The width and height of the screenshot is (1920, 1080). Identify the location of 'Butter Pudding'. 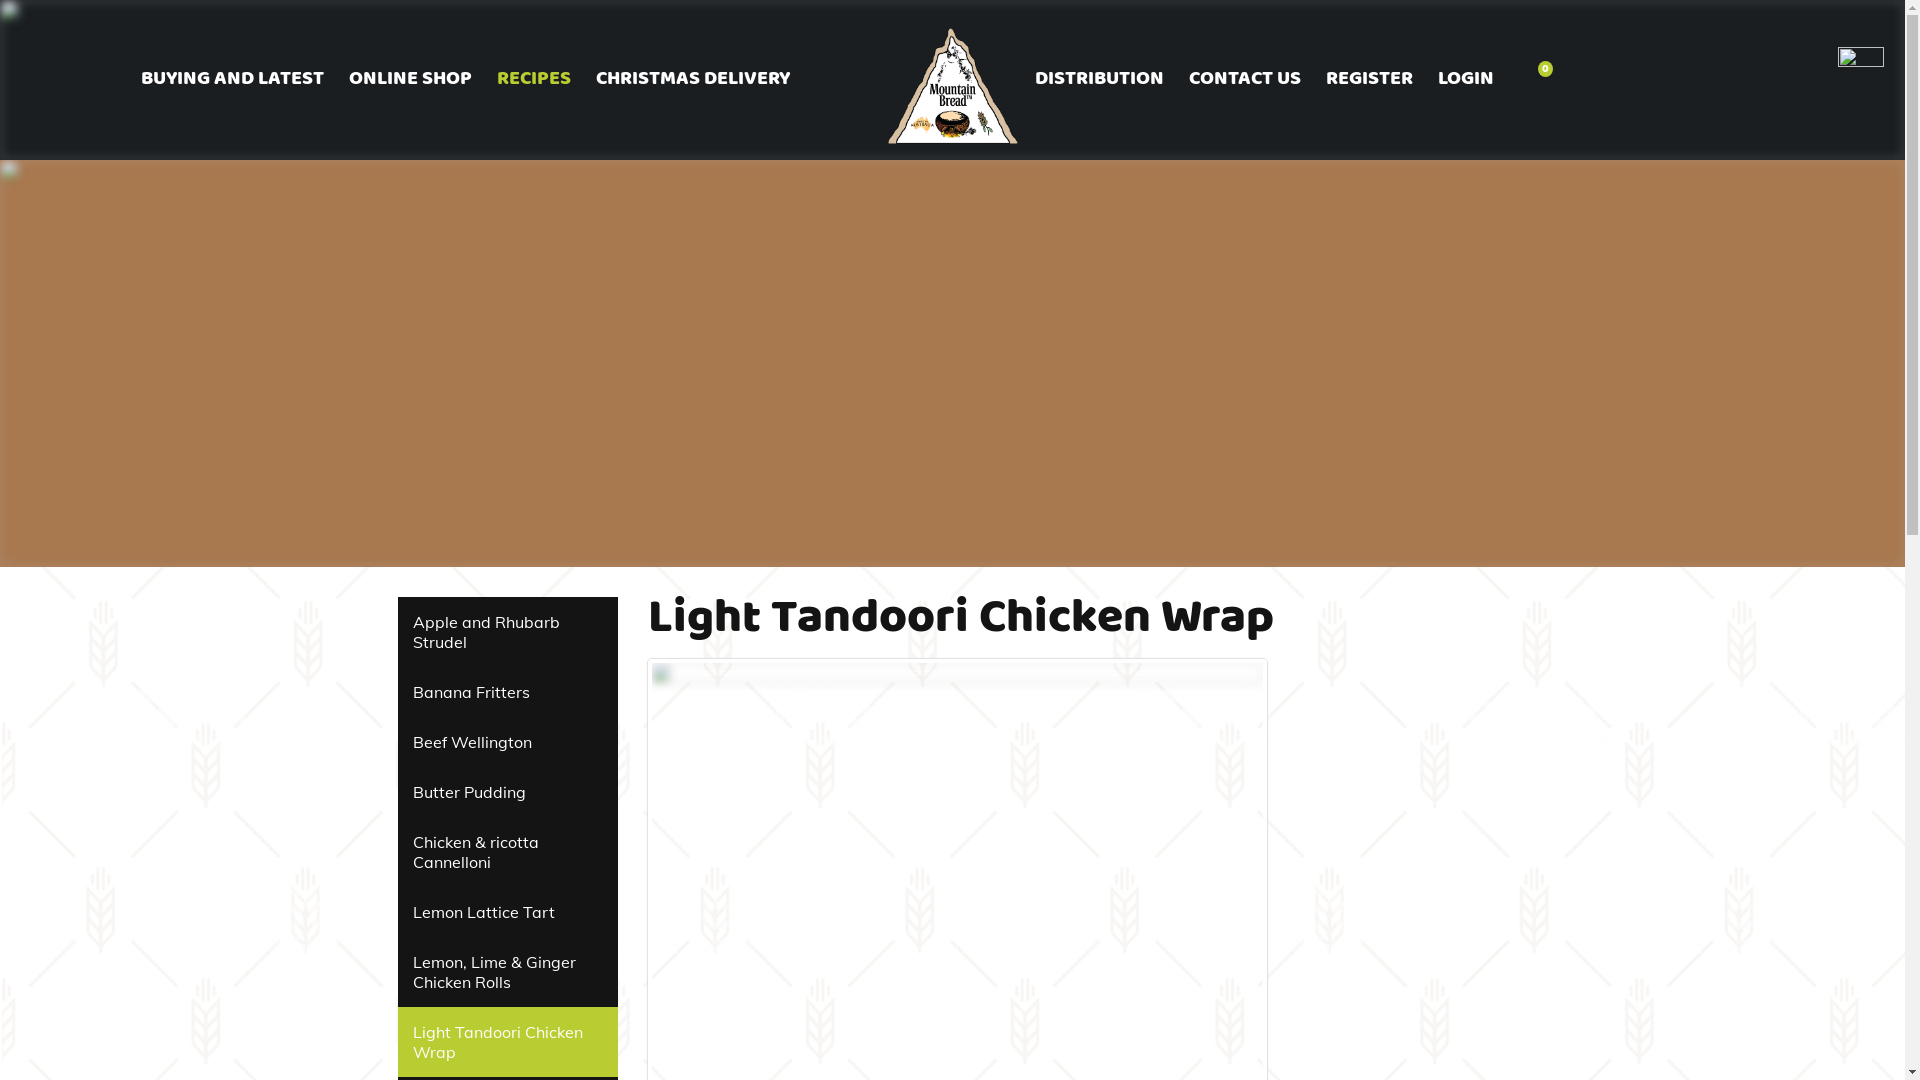
(508, 790).